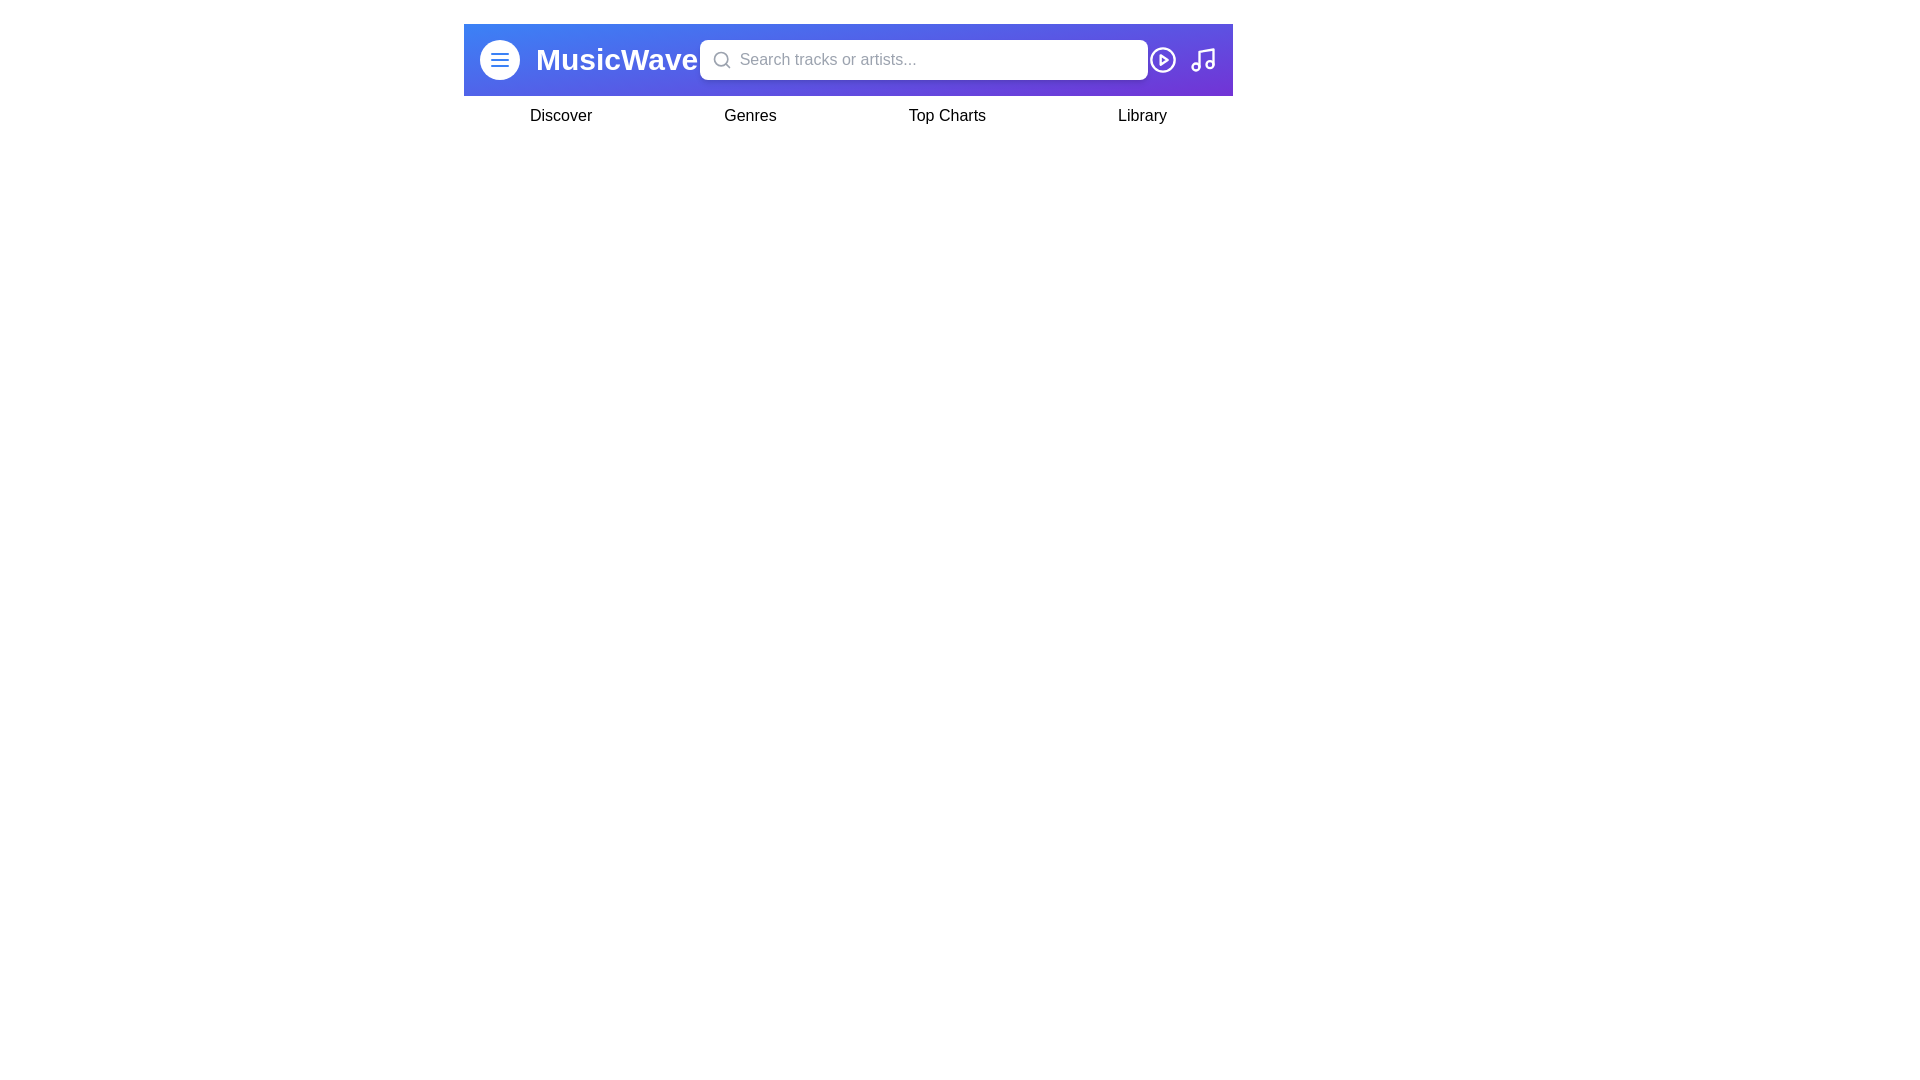  What do you see at coordinates (560, 115) in the screenshot?
I see `the navigation item Discover by clicking on it` at bounding box center [560, 115].